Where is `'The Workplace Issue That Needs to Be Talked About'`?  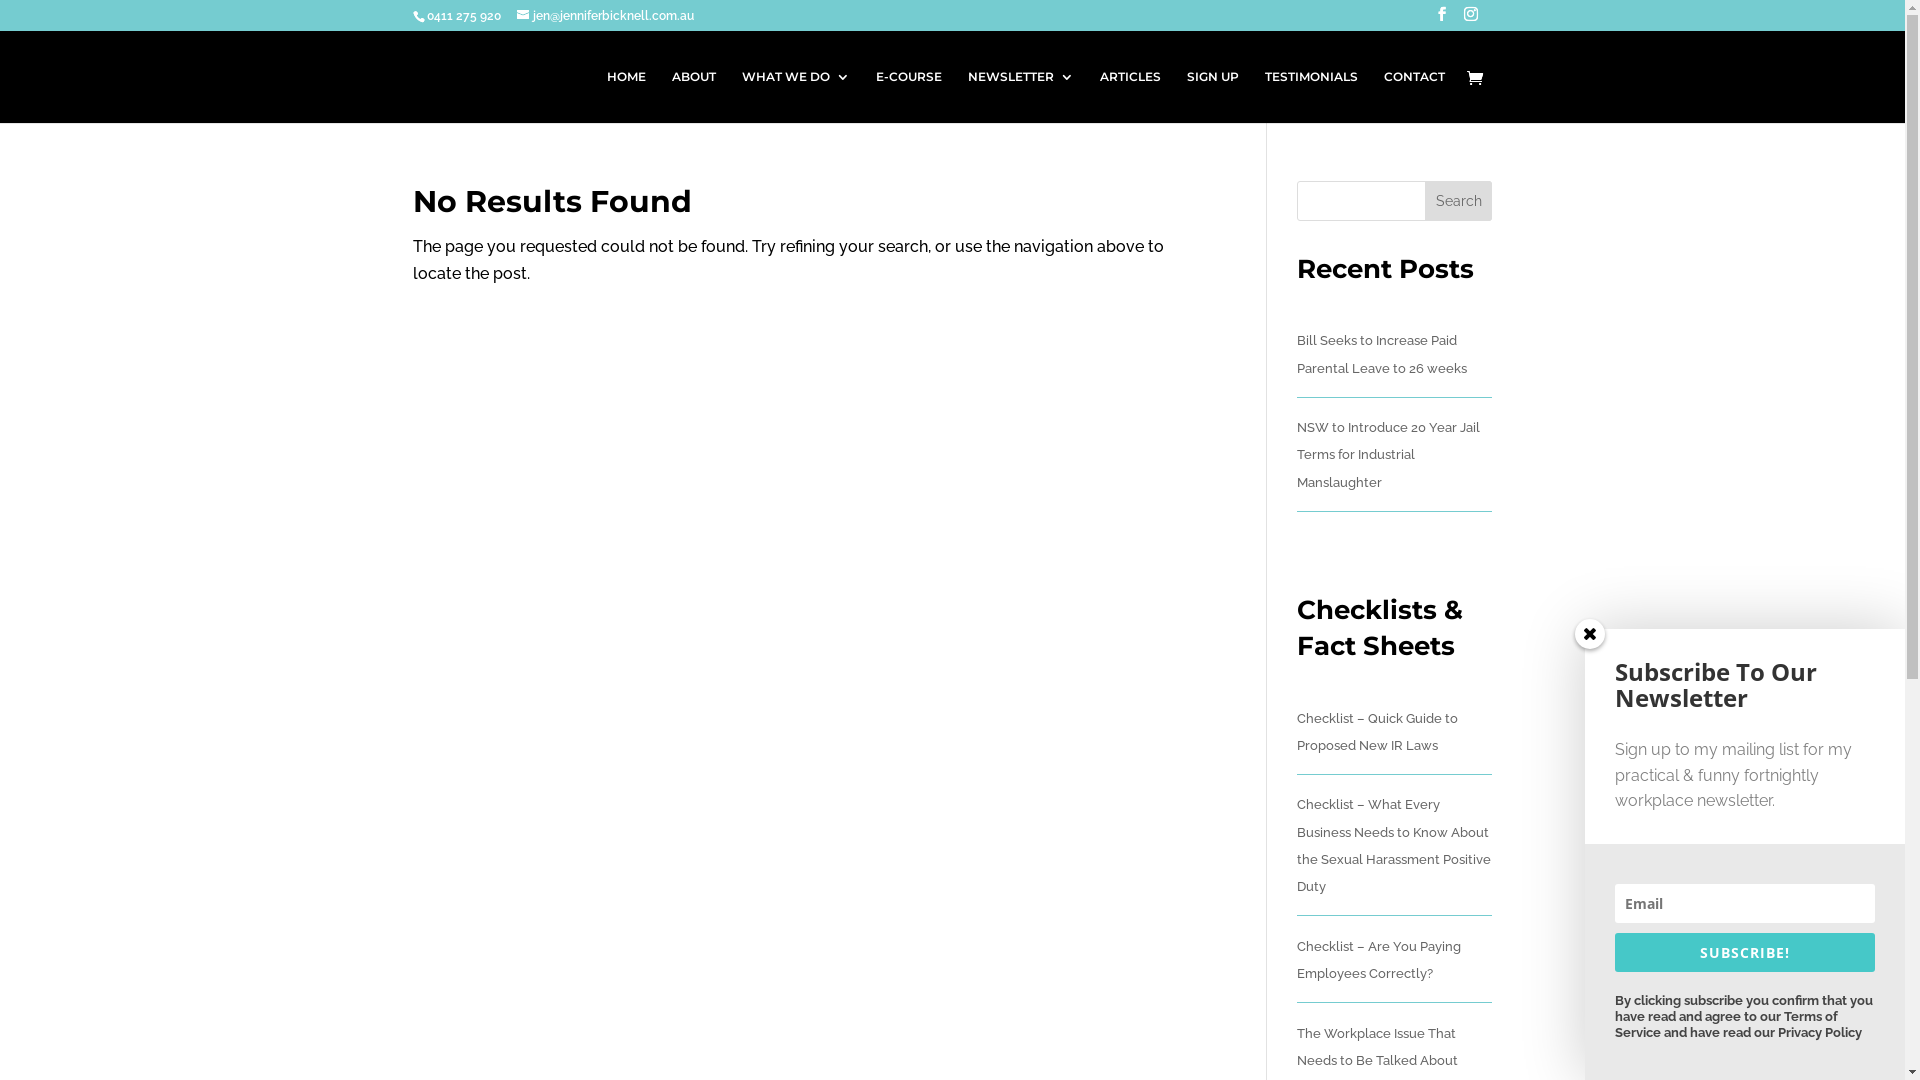
'The Workplace Issue That Needs to Be Talked About' is located at coordinates (1376, 1045).